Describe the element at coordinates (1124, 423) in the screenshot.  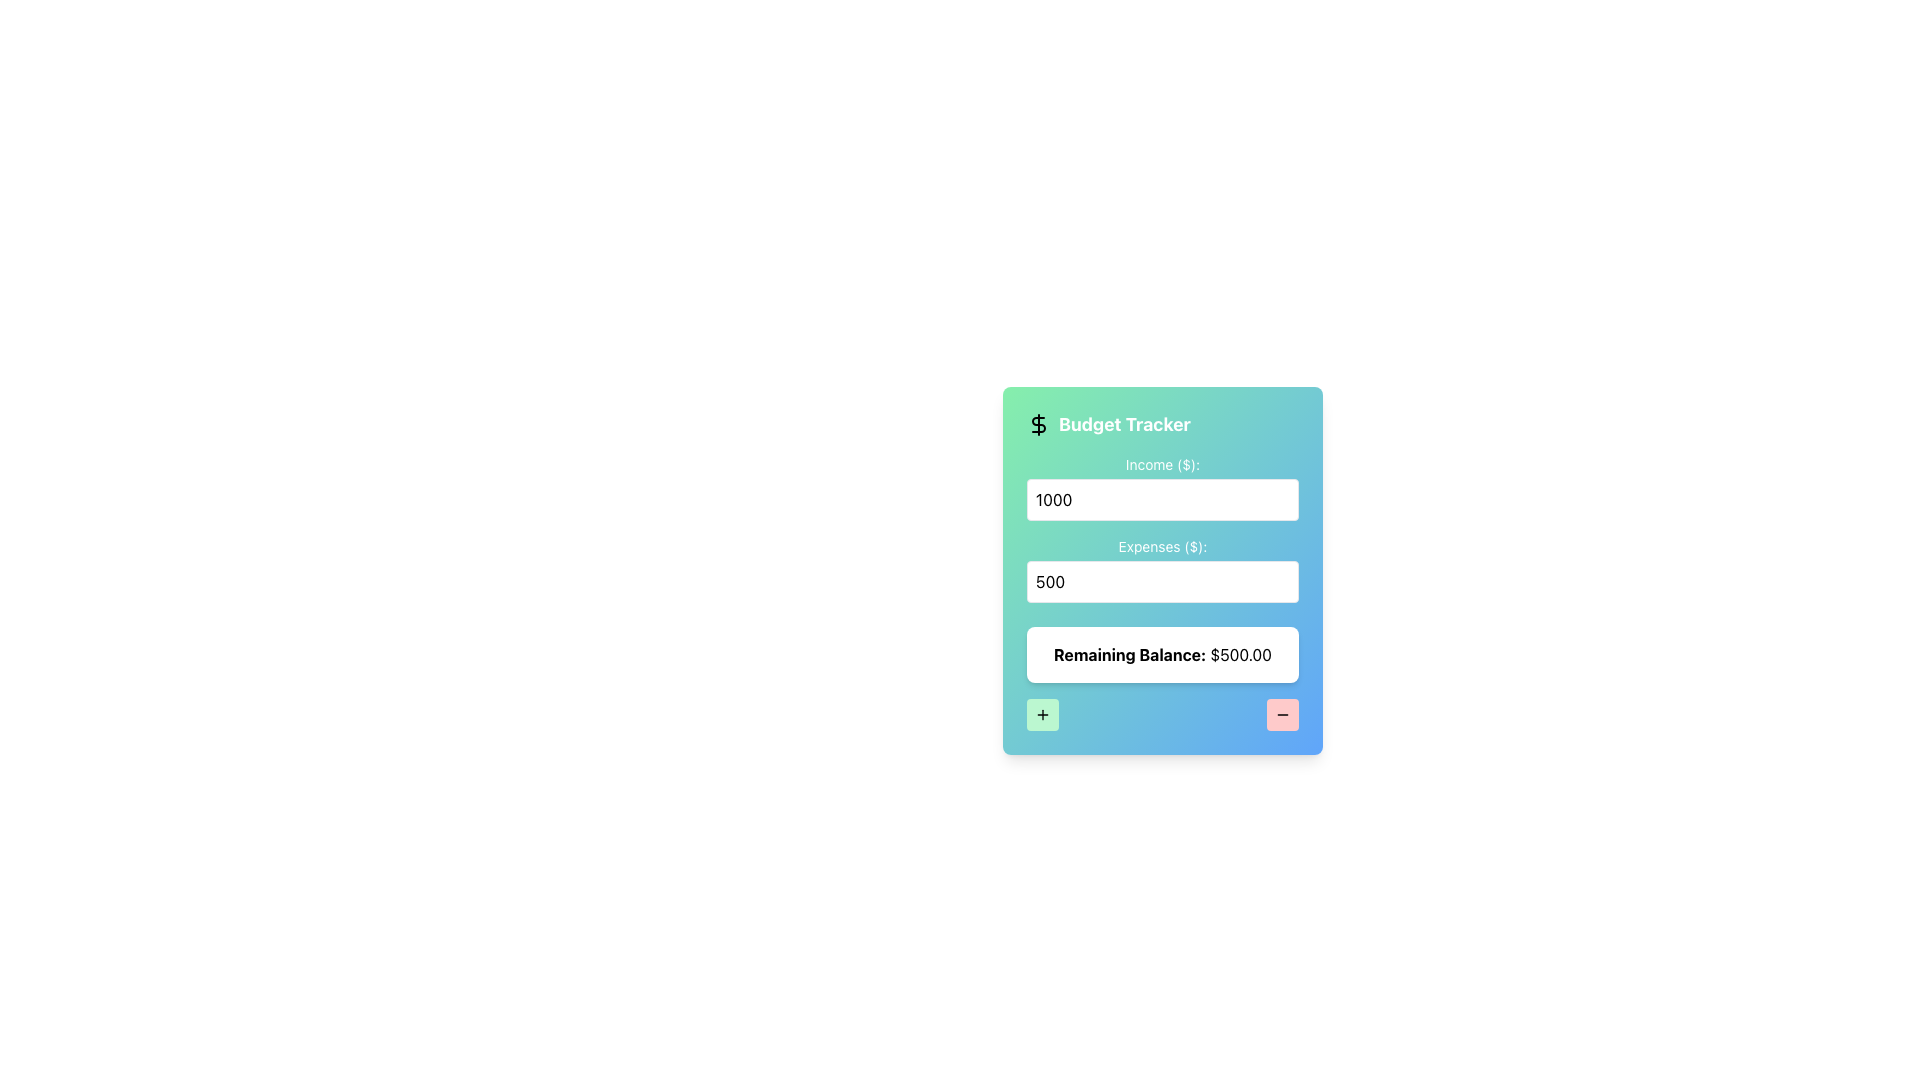
I see `the text label that acts as a title for the budget tracker card, positioned immediately after a dollar sign icon in a horizontal flexbox layout` at that location.